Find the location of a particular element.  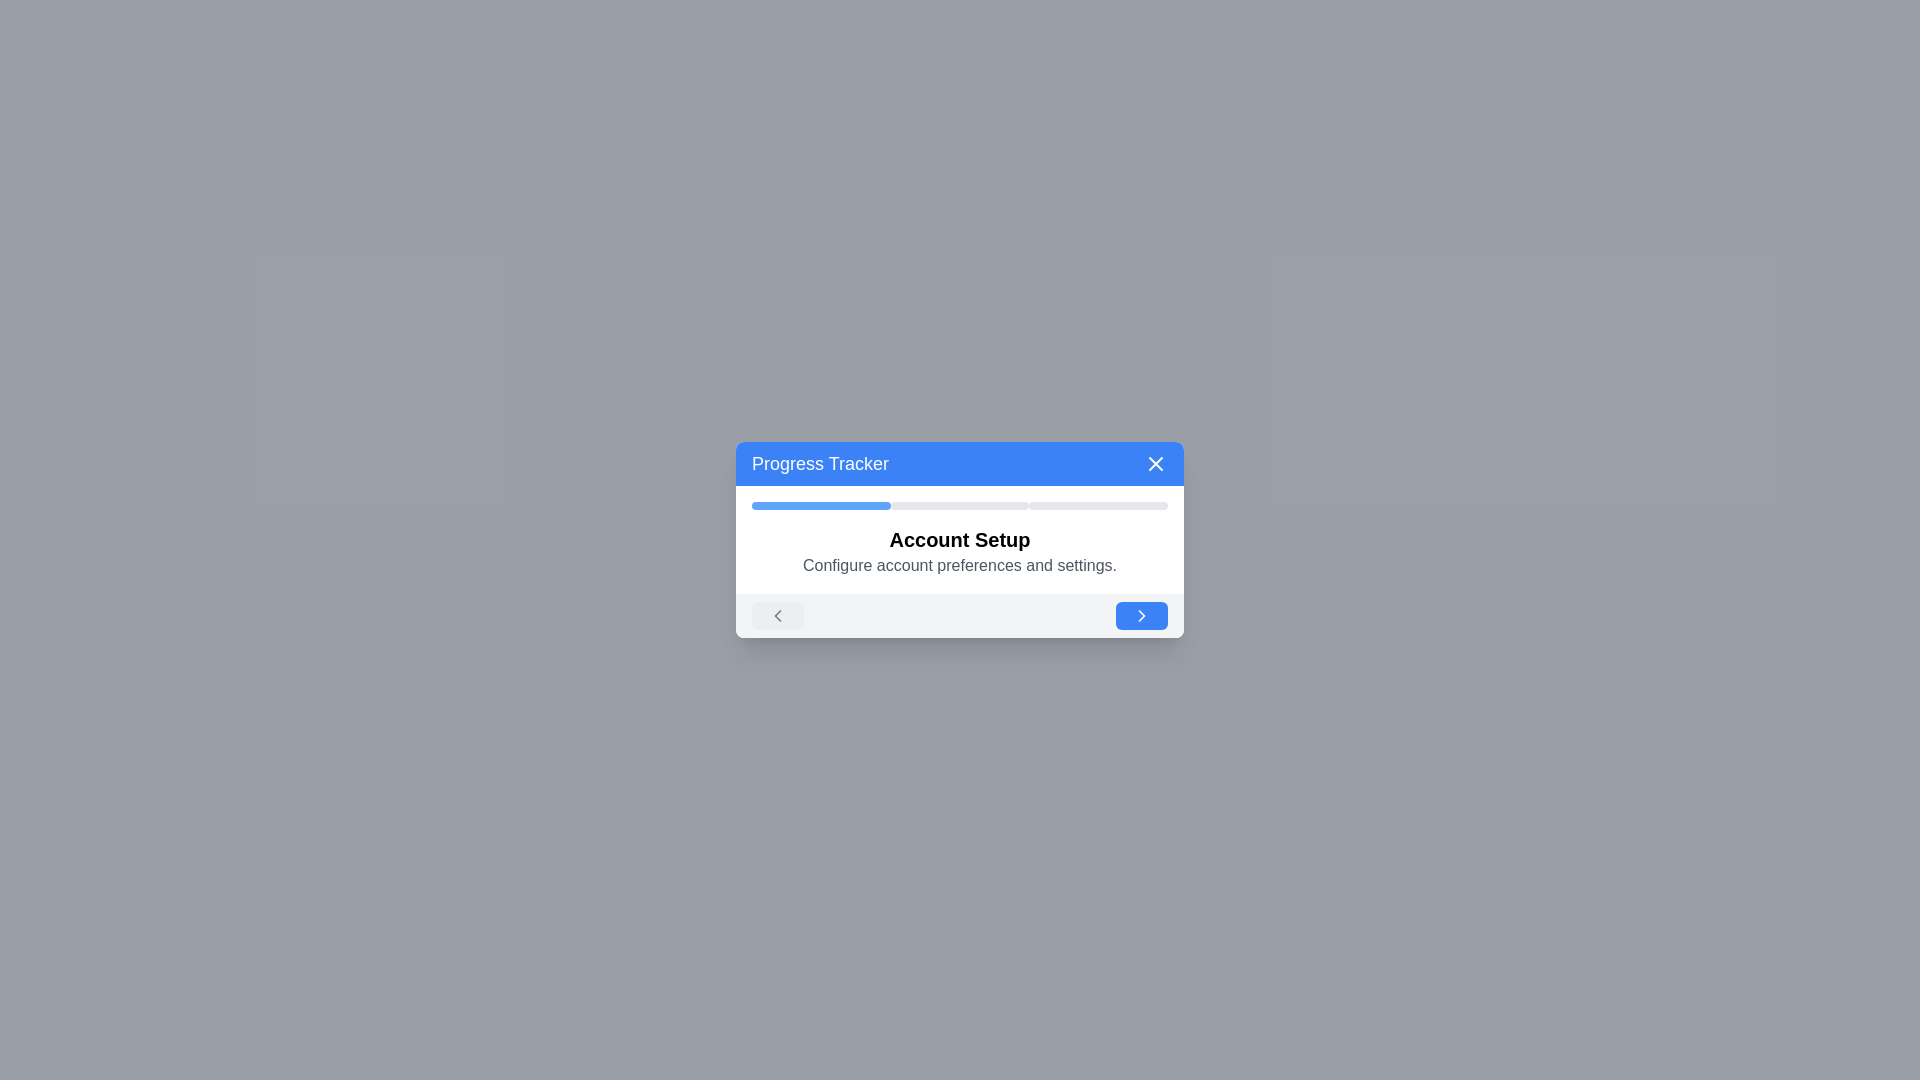

the uncompleted segment of the progress bar located in the middle, which indicates progress yet to be achieved in the multi-step process is located at coordinates (960, 504).